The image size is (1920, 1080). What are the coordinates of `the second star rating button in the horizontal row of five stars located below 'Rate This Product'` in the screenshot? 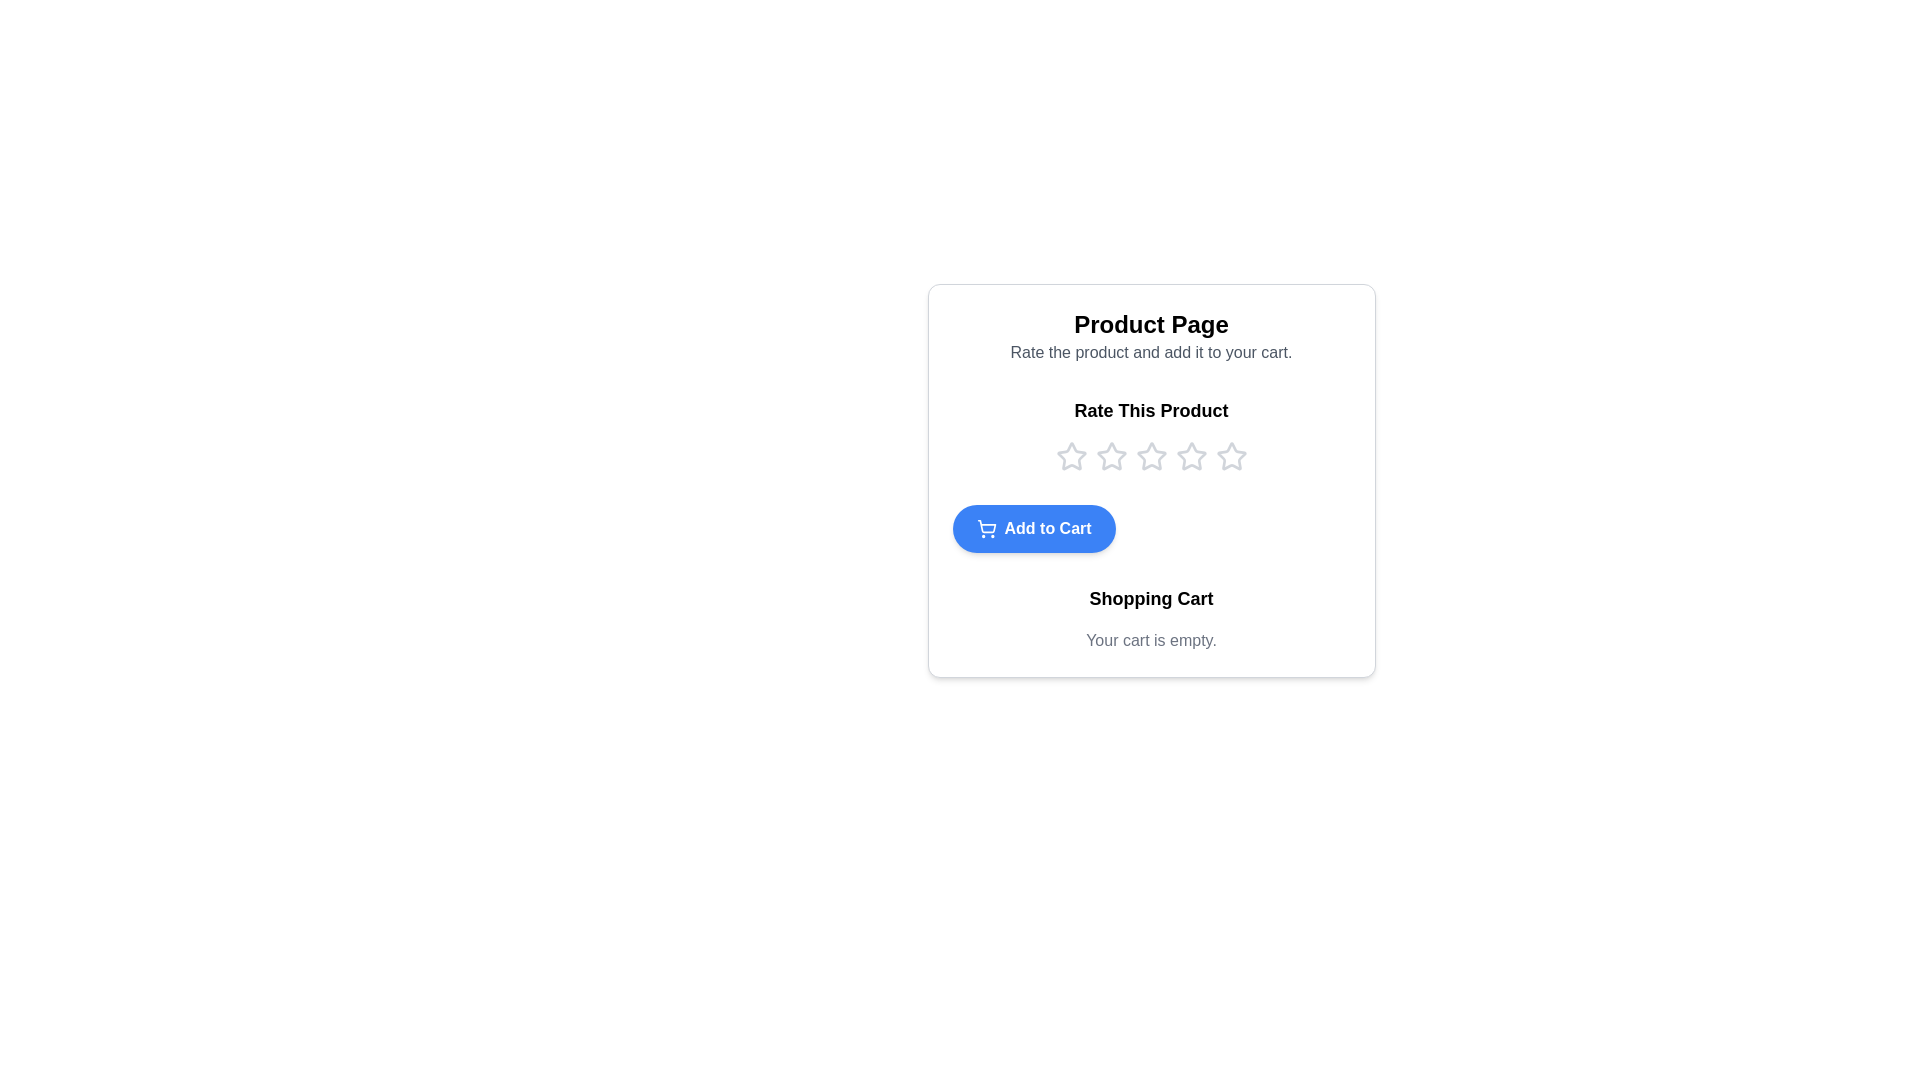 It's located at (1151, 456).